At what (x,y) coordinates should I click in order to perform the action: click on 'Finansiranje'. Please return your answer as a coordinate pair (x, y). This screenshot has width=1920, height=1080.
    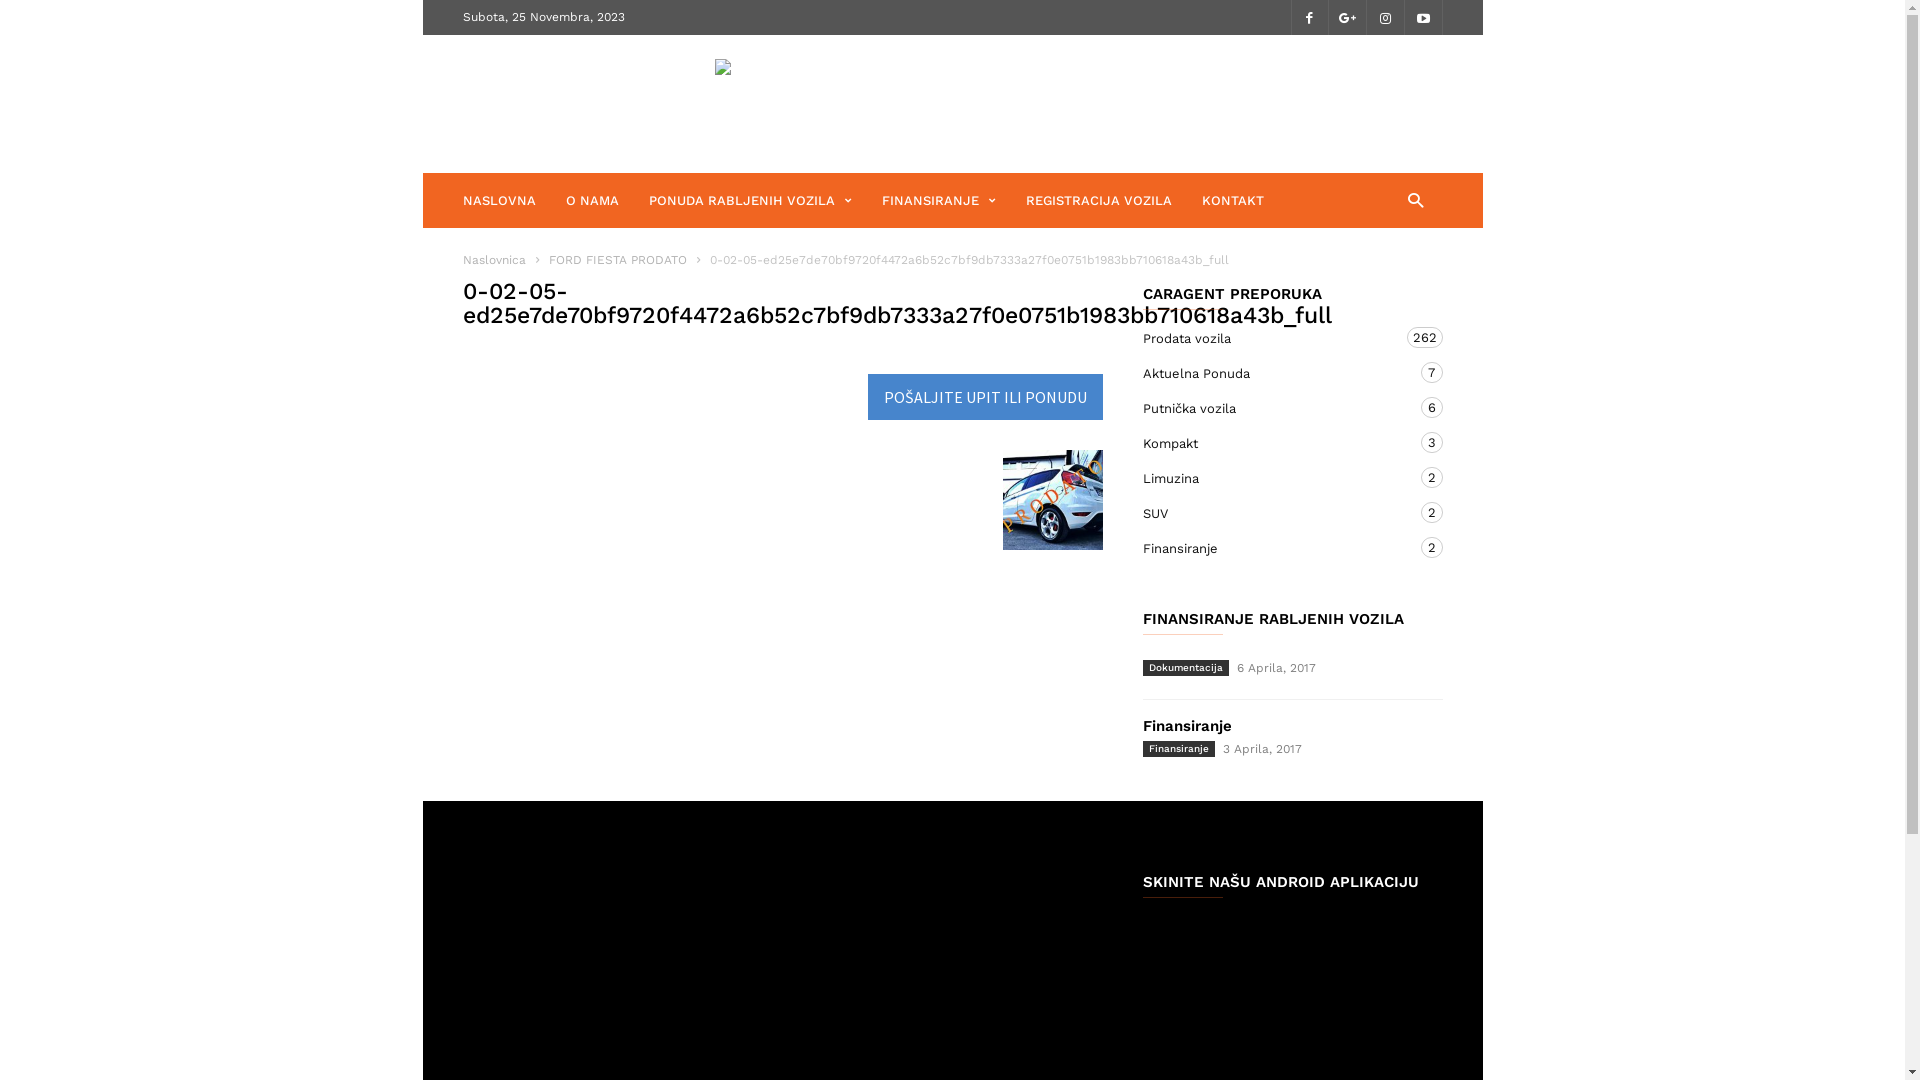
    Looking at the image, I should click on (1186, 725).